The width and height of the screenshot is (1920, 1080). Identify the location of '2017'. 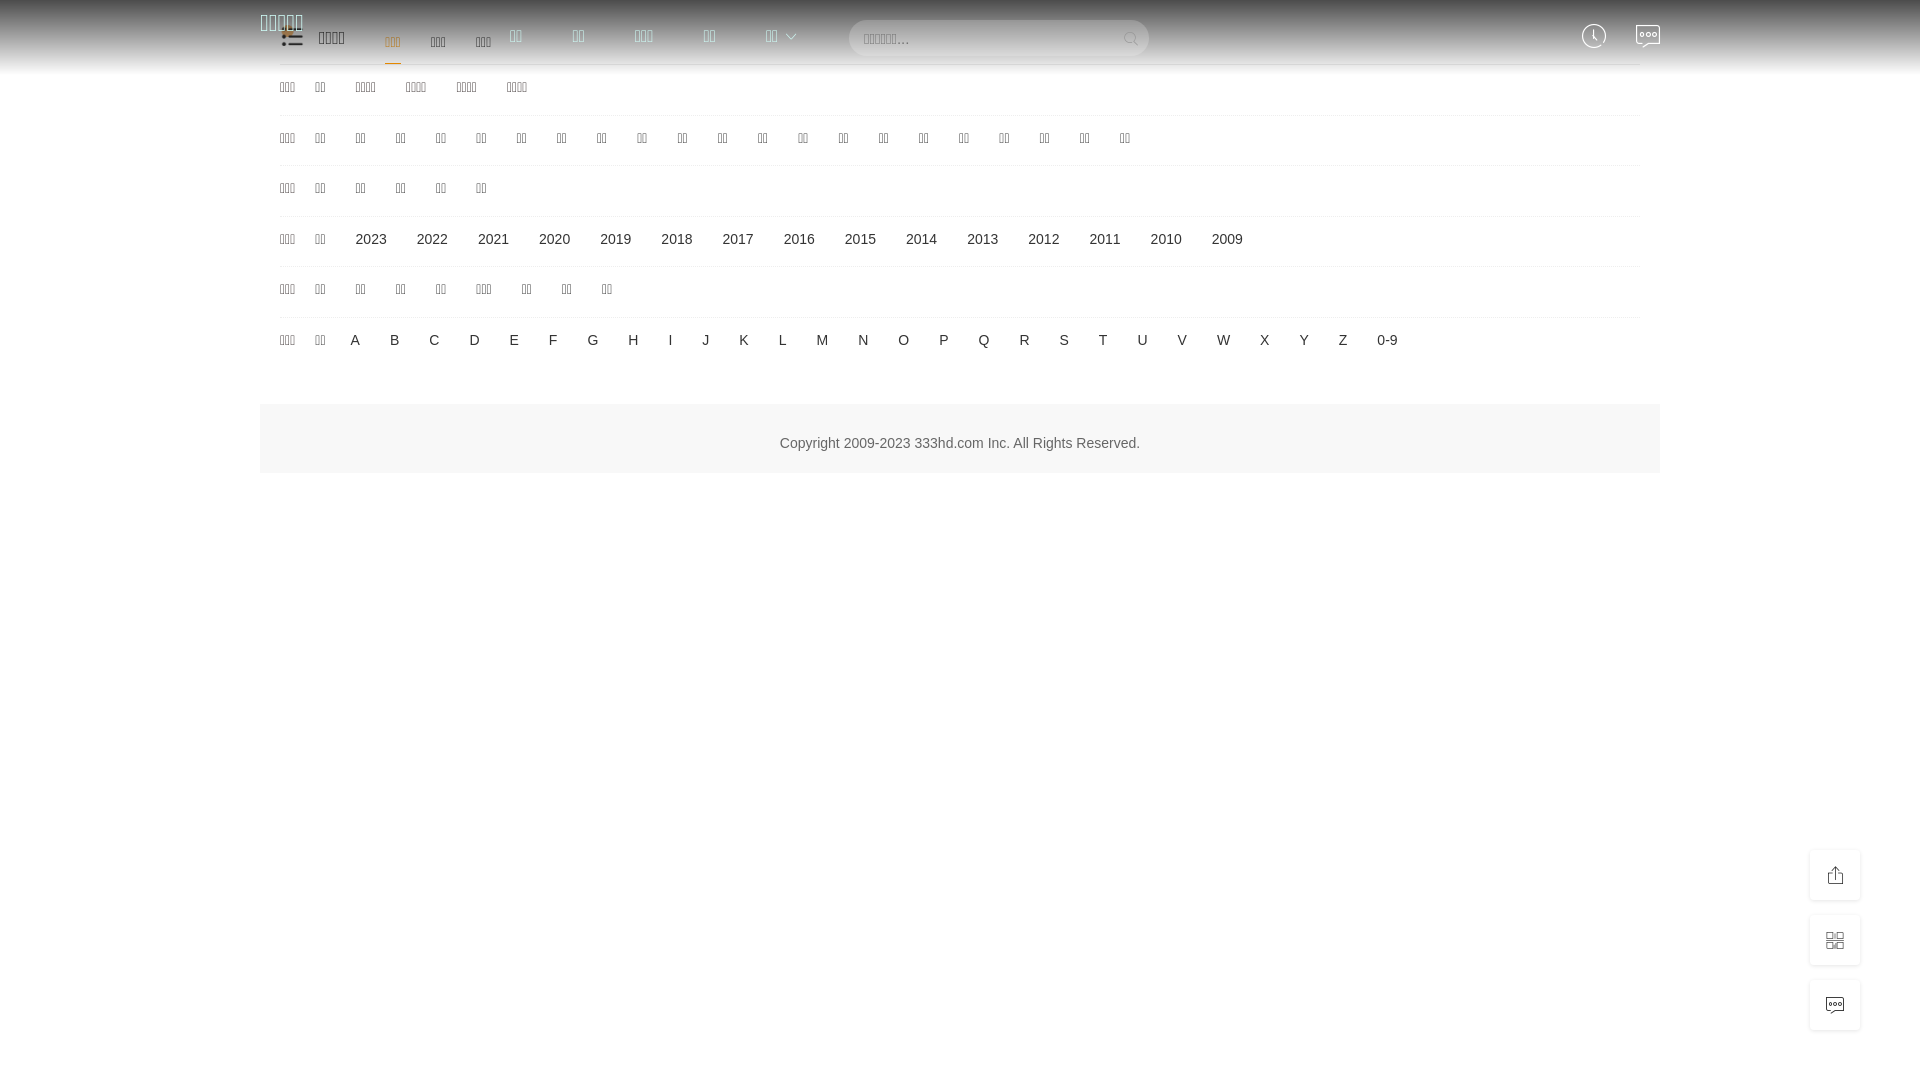
(737, 238).